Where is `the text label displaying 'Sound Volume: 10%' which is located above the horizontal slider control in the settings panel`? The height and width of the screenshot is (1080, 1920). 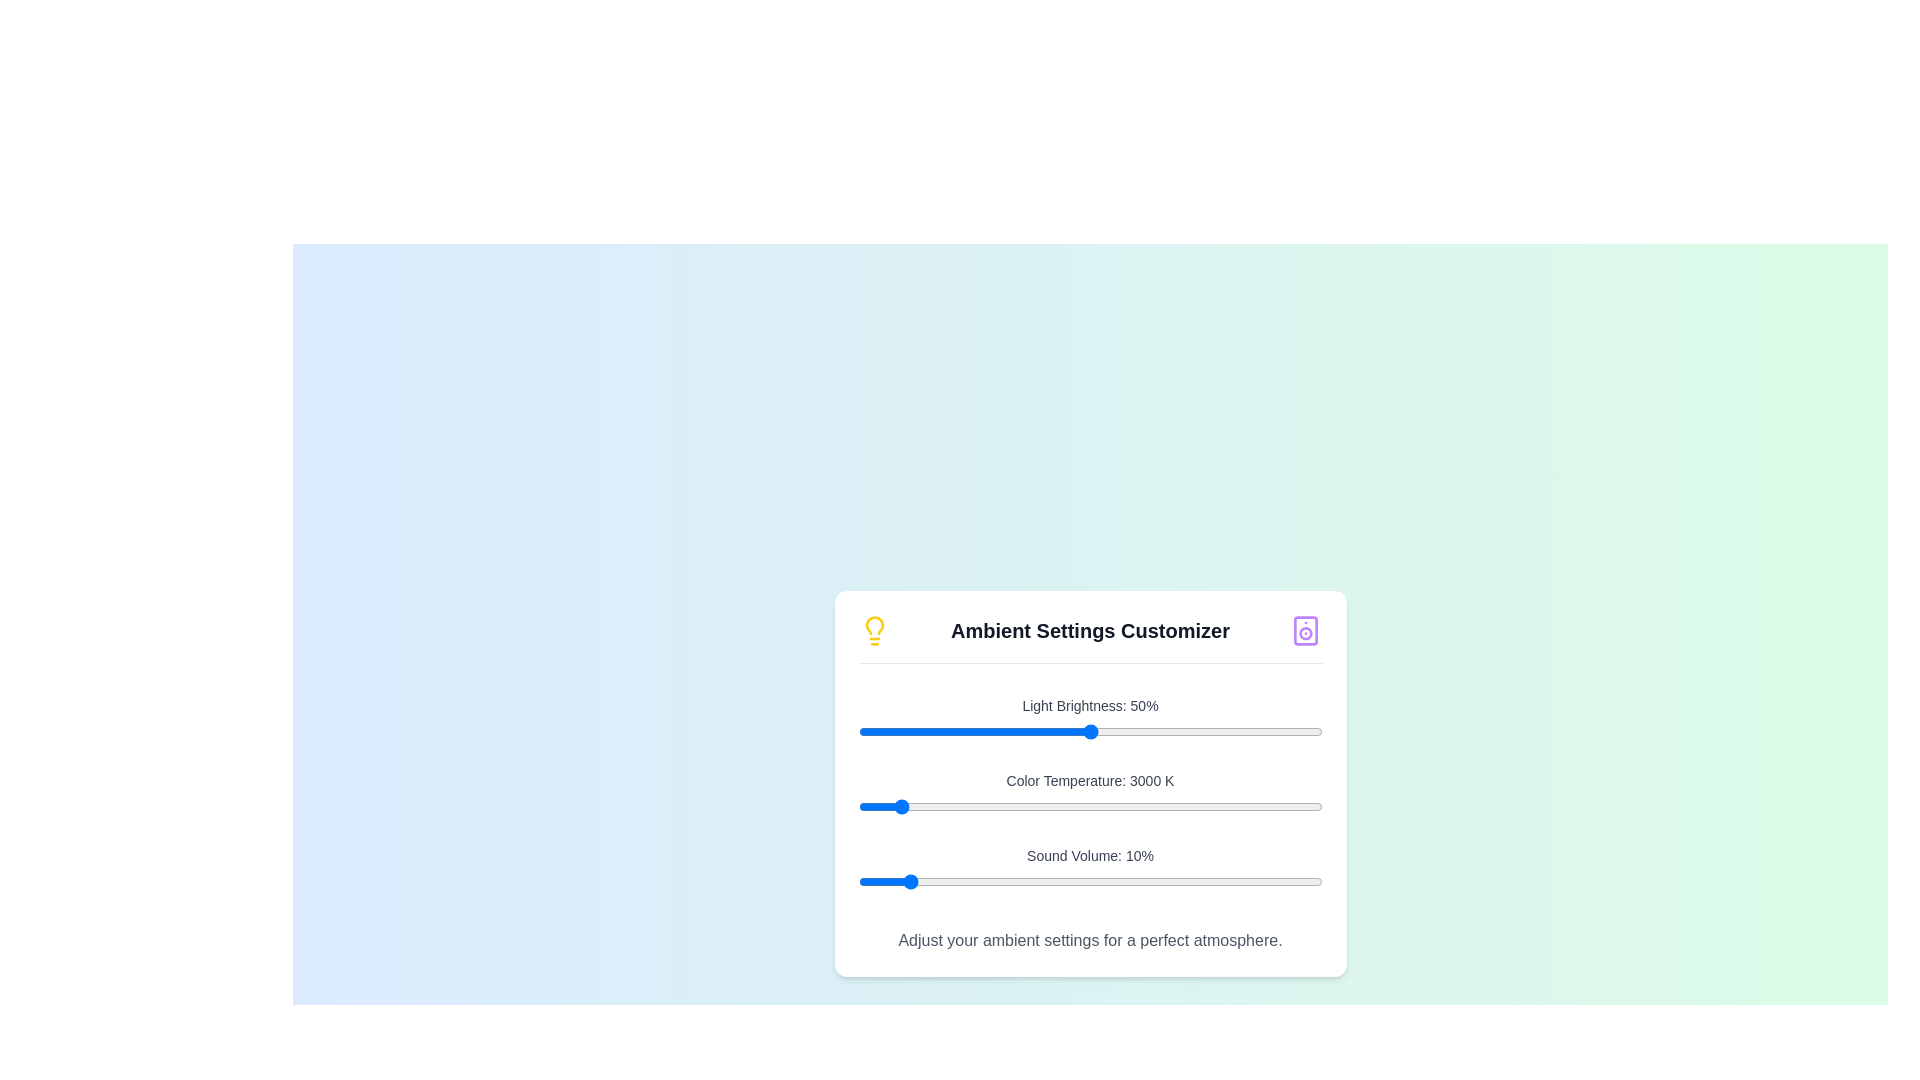 the text label displaying 'Sound Volume: 10%' which is located above the horizontal slider control in the settings panel is located at coordinates (1089, 855).